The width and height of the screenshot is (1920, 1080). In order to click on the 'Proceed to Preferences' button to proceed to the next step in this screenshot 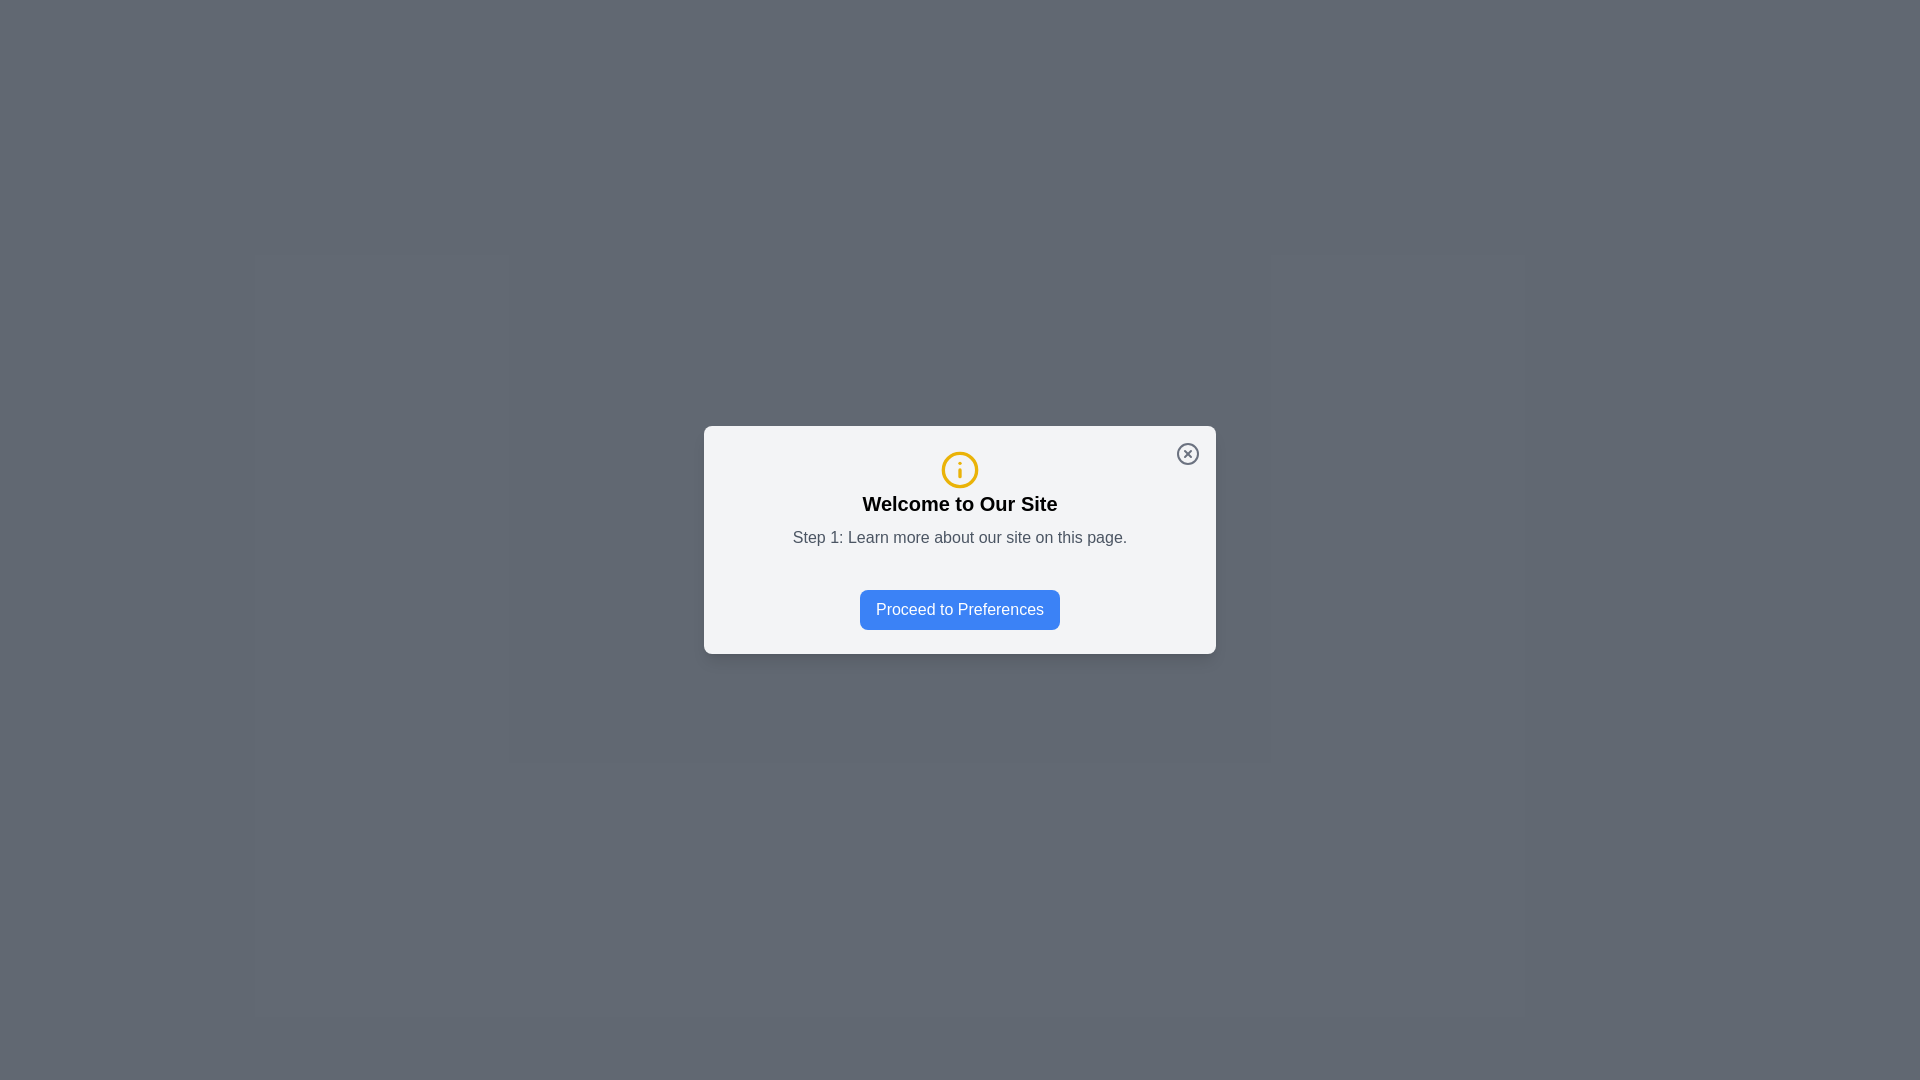, I will do `click(960, 608)`.